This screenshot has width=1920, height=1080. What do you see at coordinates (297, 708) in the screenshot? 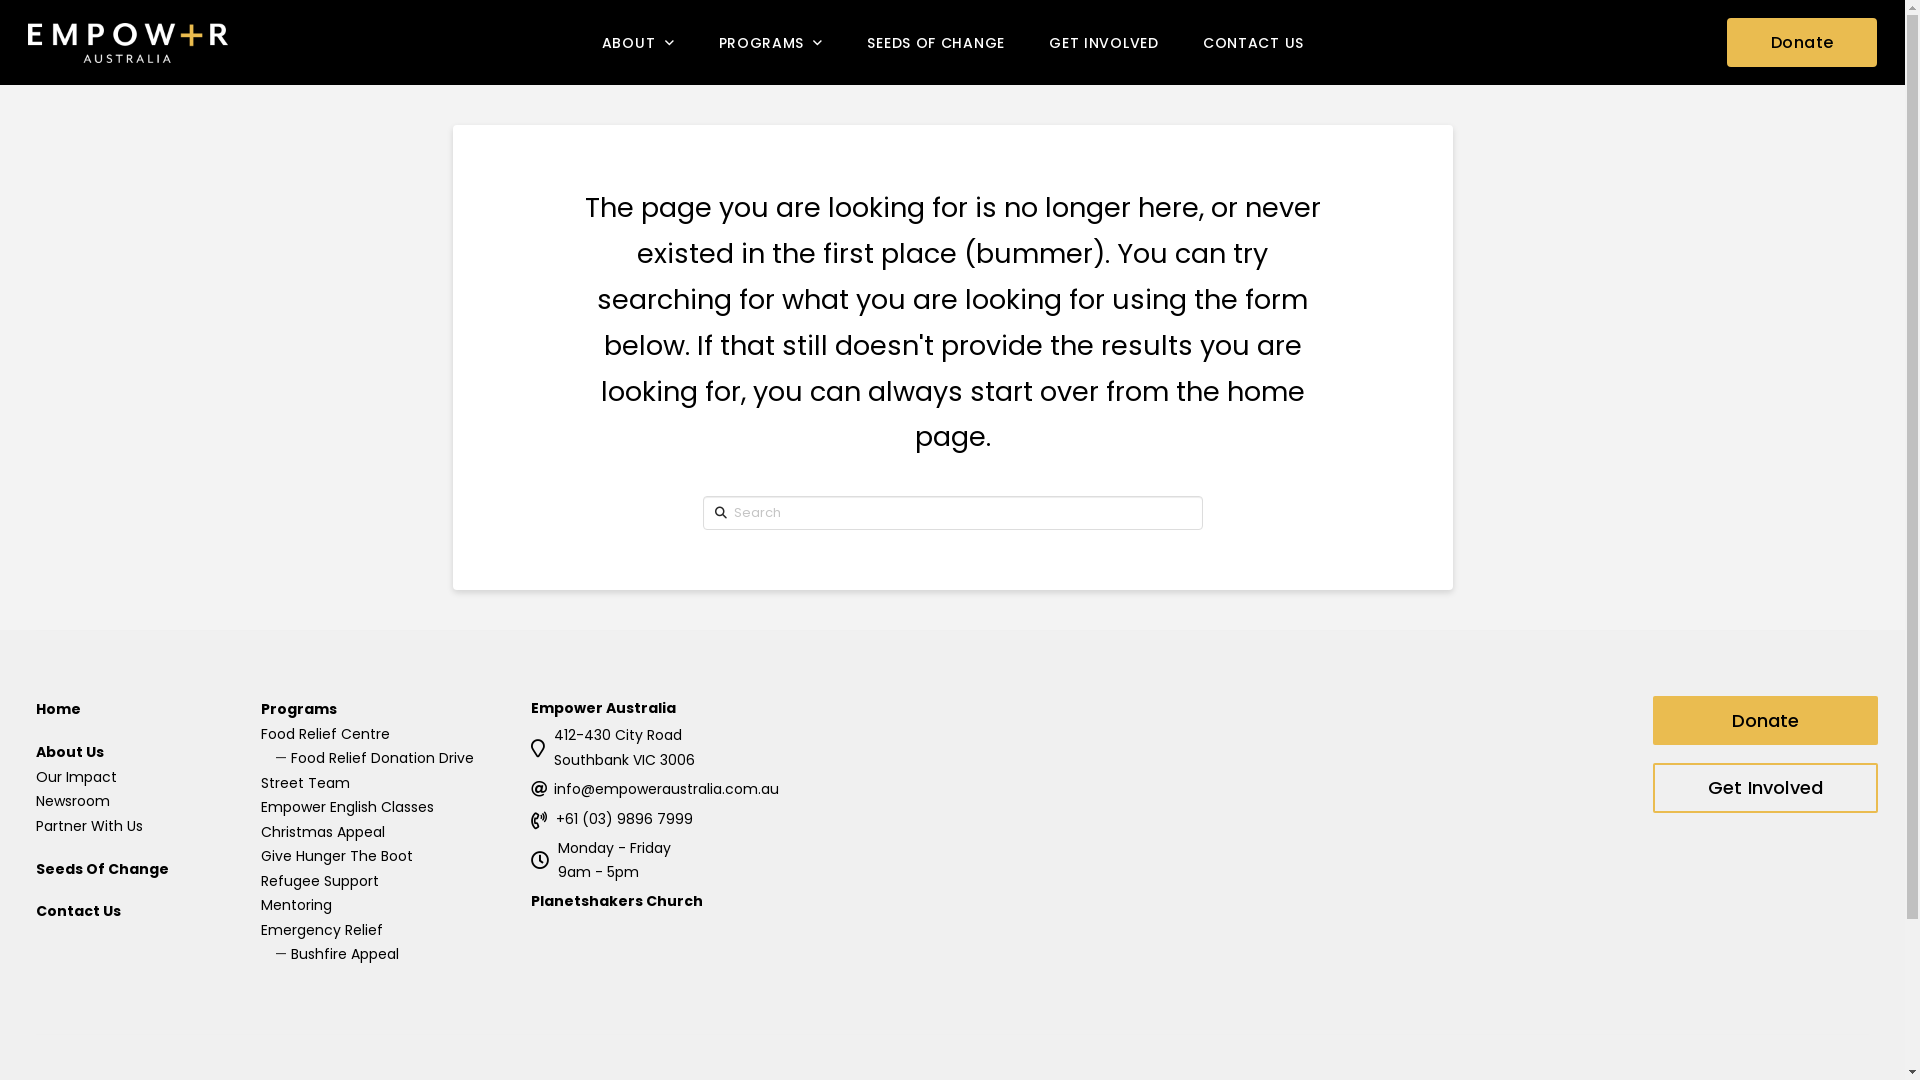
I see `'Programs'` at bounding box center [297, 708].